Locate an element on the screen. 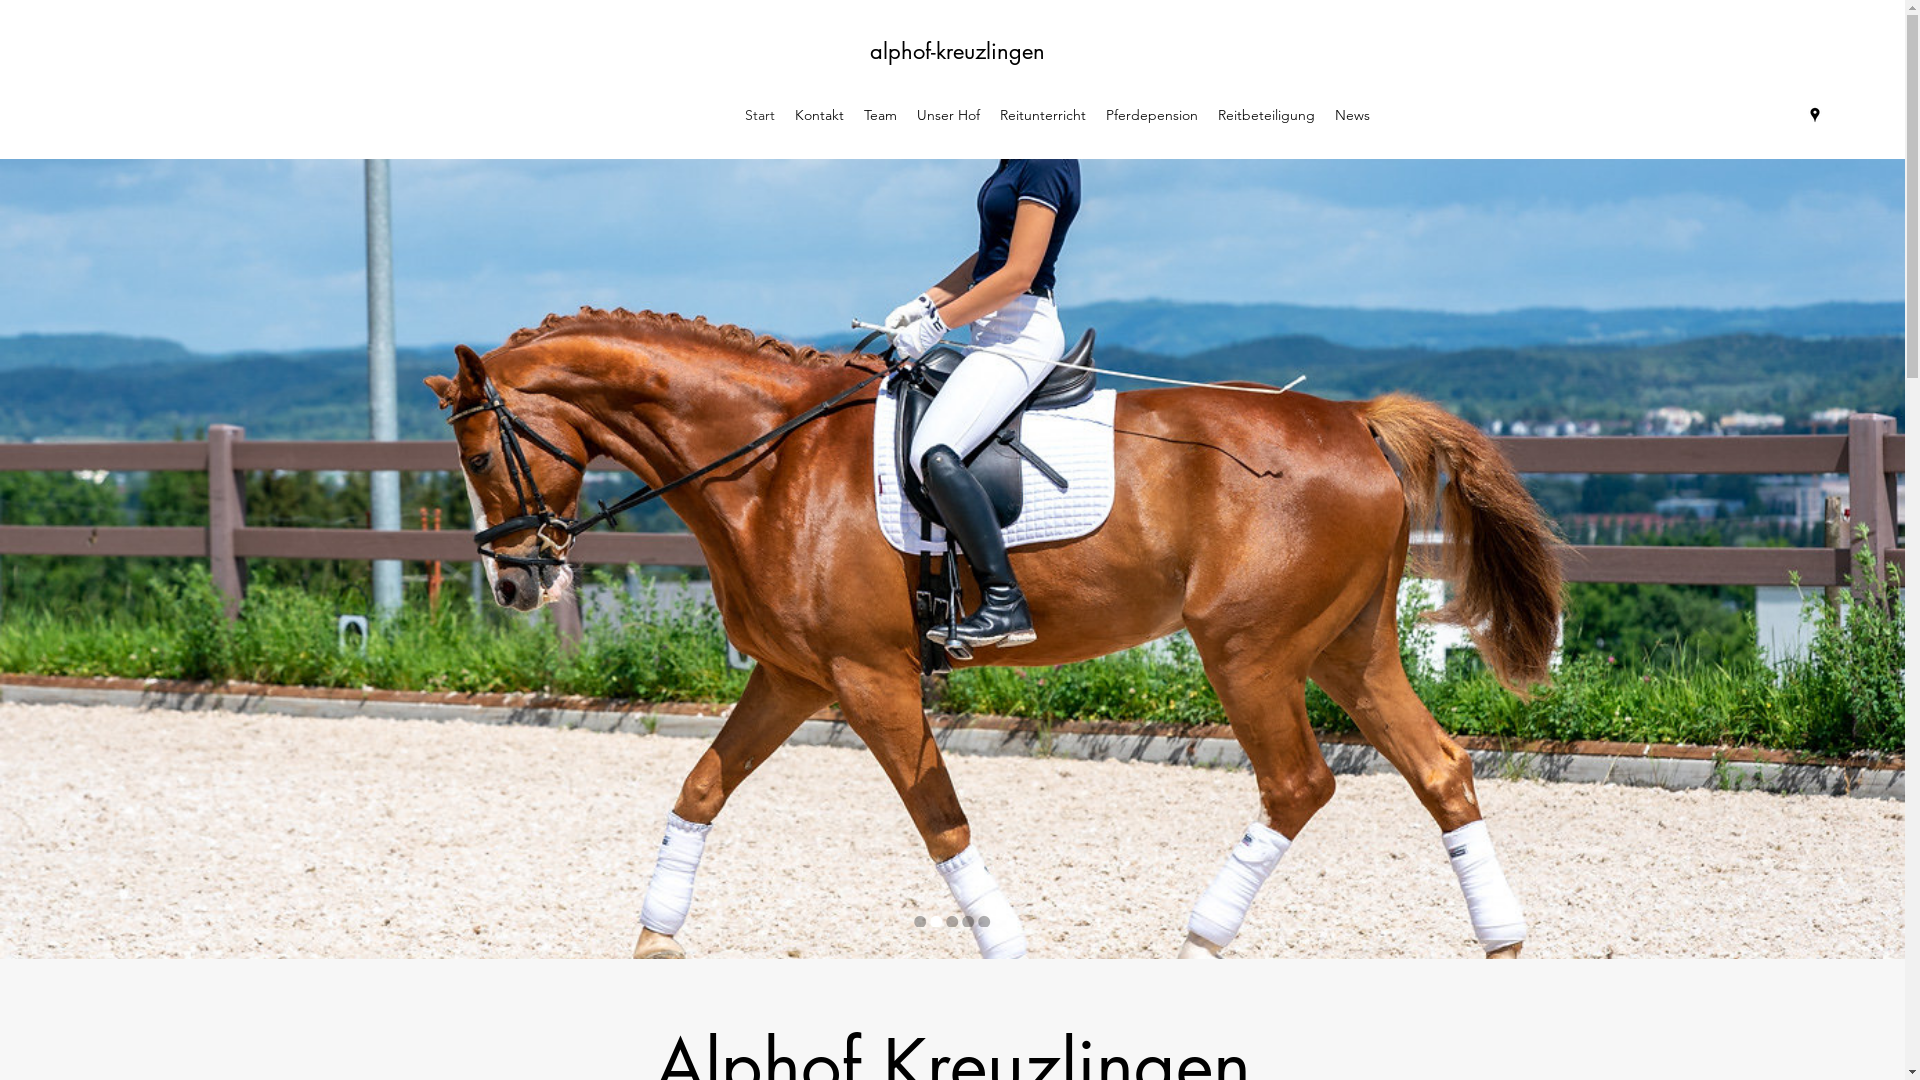  'Unser Hof' is located at coordinates (906, 115).